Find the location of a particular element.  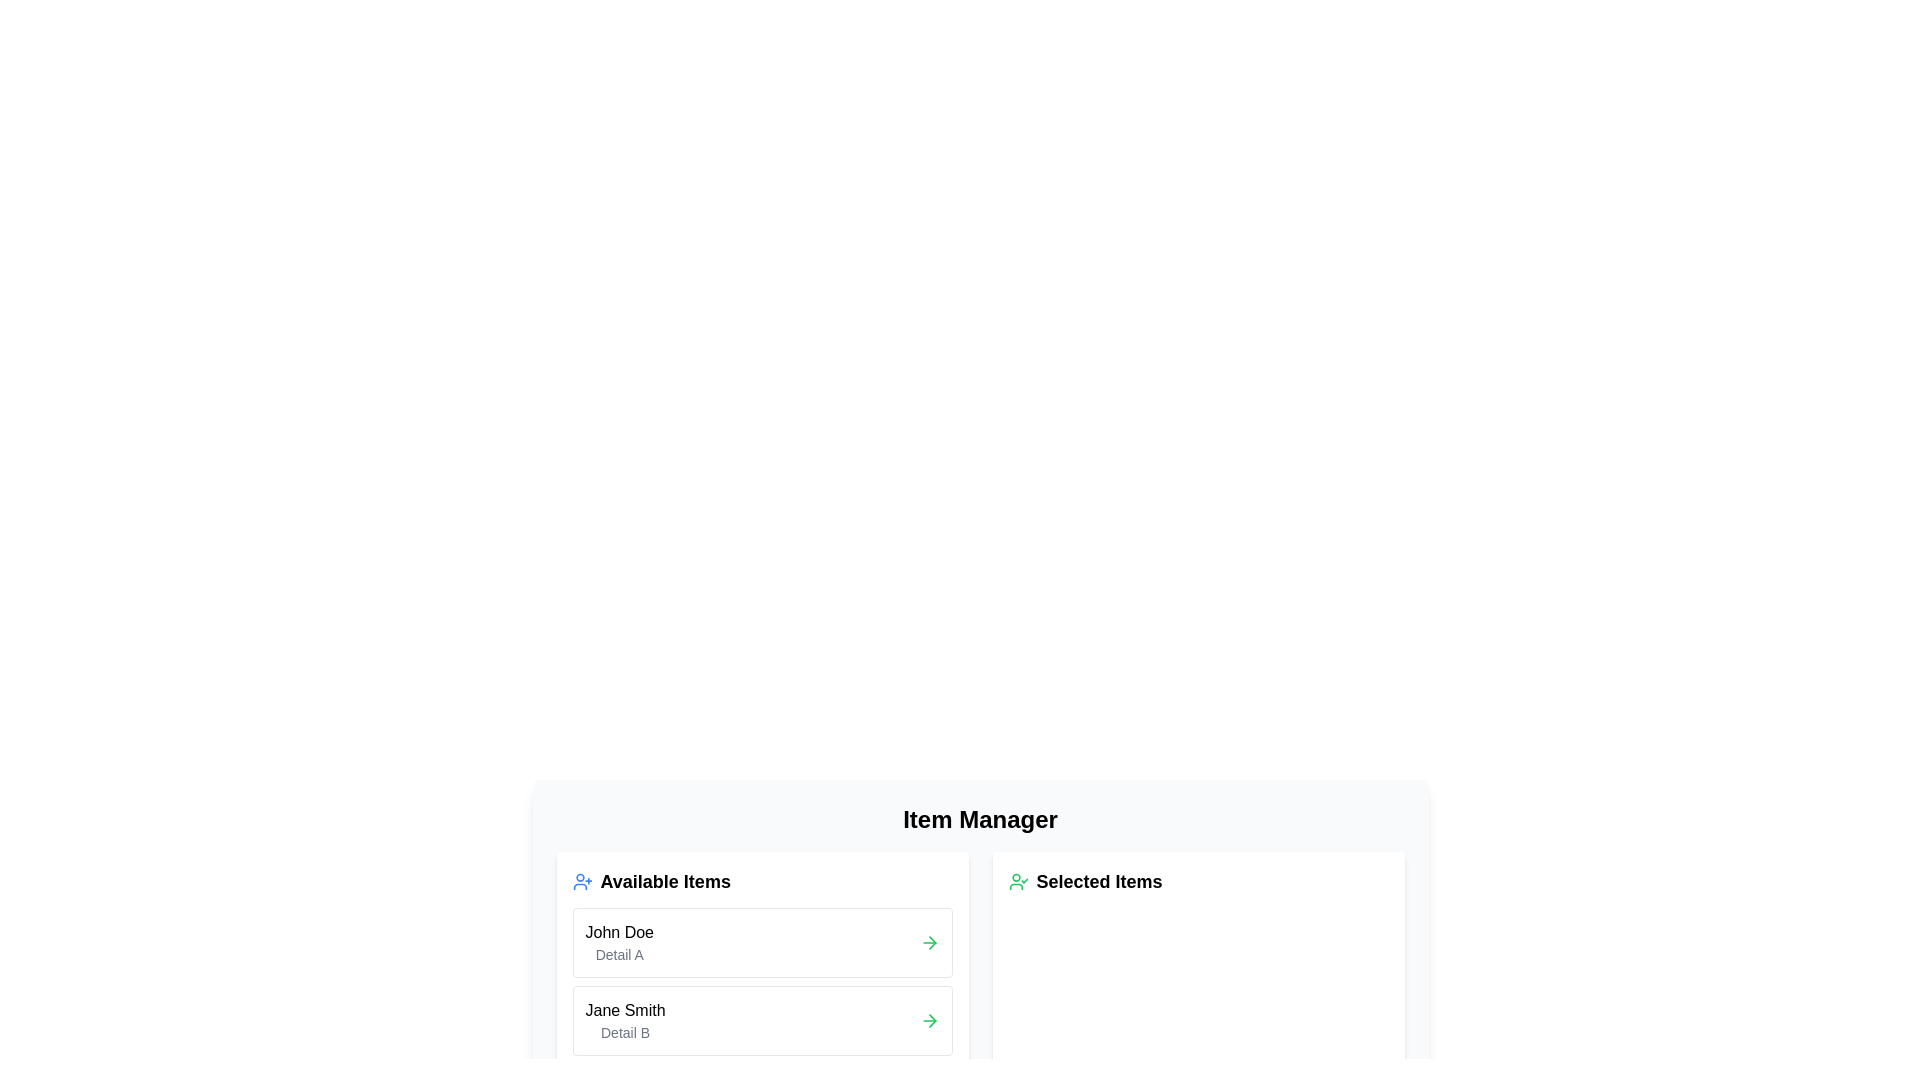

the label displaying 'Jane Smith' and 'Detail B' to emphasize its state in the 'Available Items' column of the 'Item Manager' interface is located at coordinates (624, 1021).